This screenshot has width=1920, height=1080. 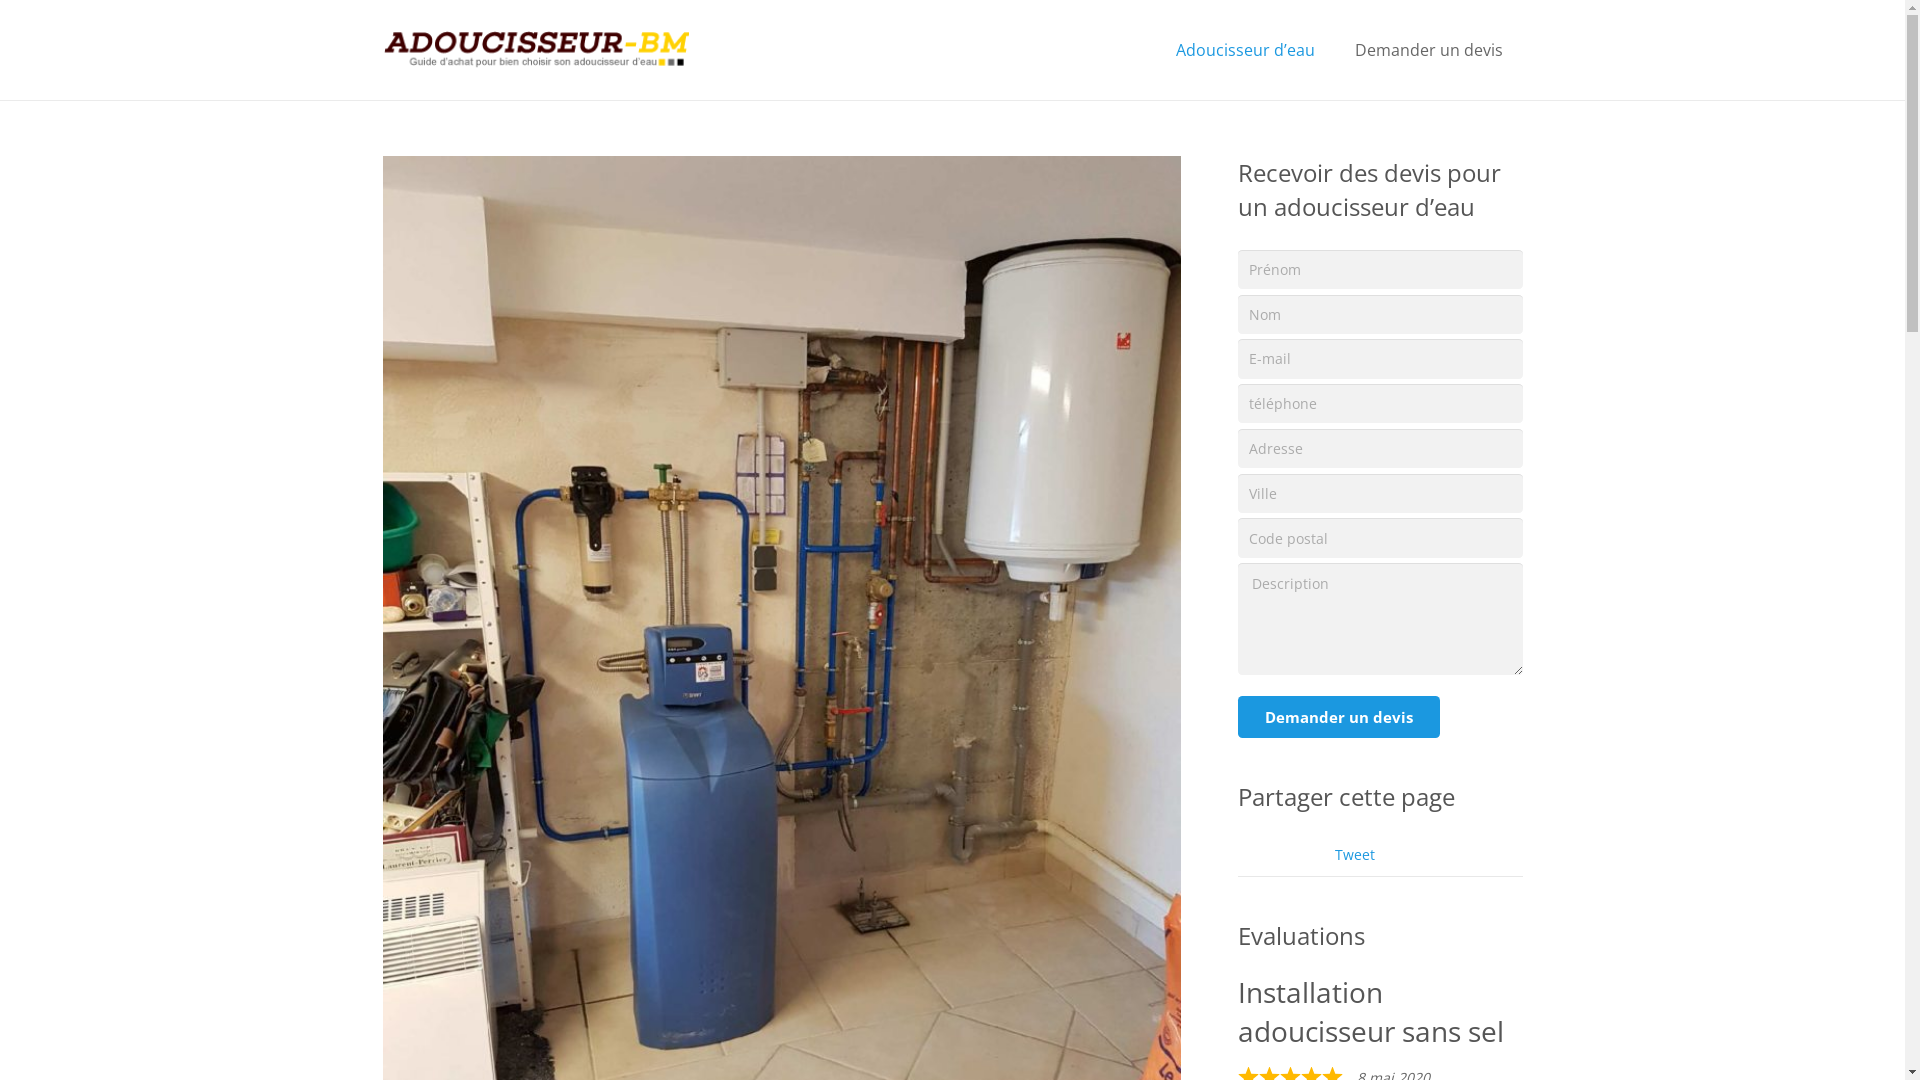 What do you see at coordinates (1334, 854) in the screenshot?
I see `'Tweet'` at bounding box center [1334, 854].